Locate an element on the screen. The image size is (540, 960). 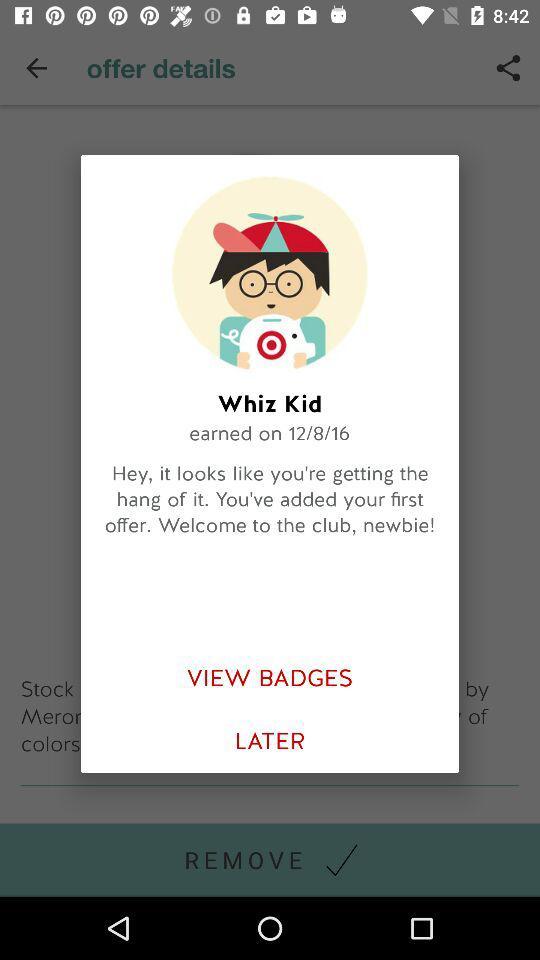
icon above later icon is located at coordinates (270, 678).